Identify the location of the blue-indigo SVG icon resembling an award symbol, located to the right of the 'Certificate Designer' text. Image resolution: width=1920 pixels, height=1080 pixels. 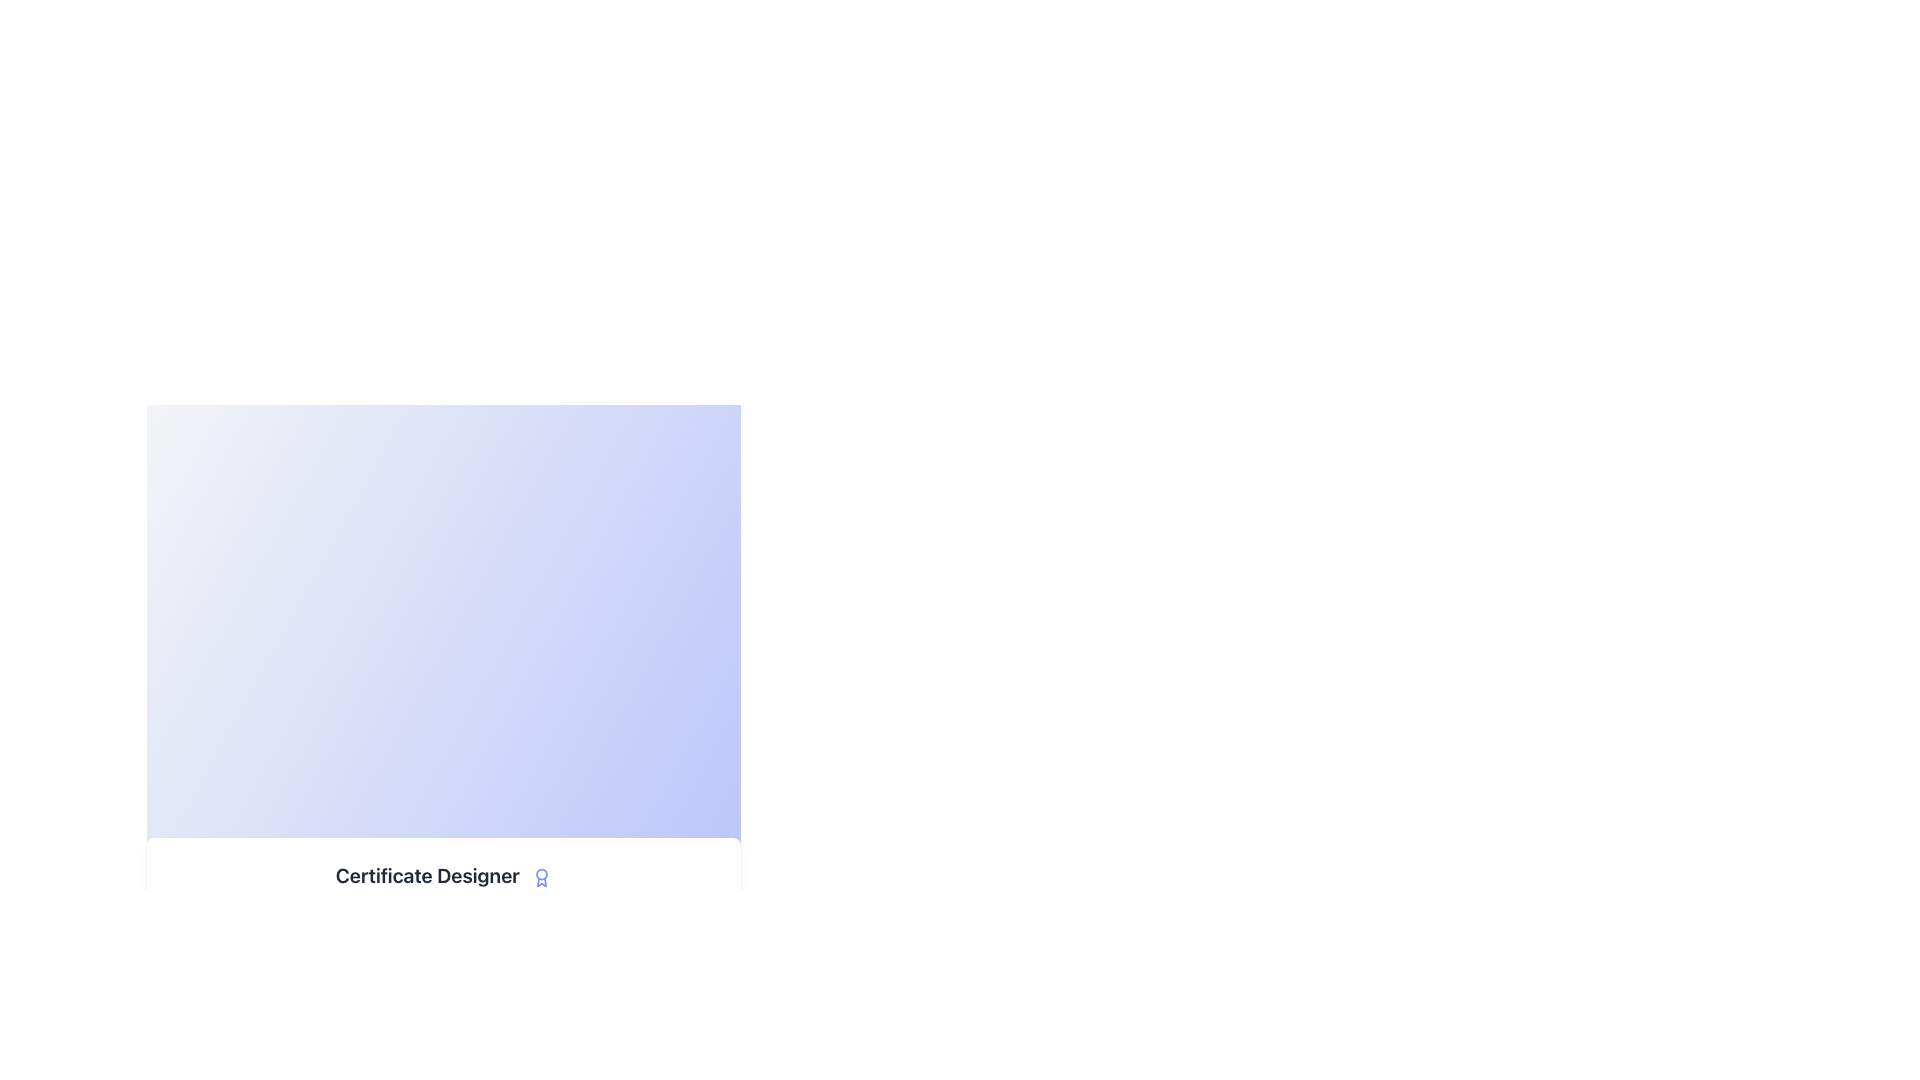
(542, 876).